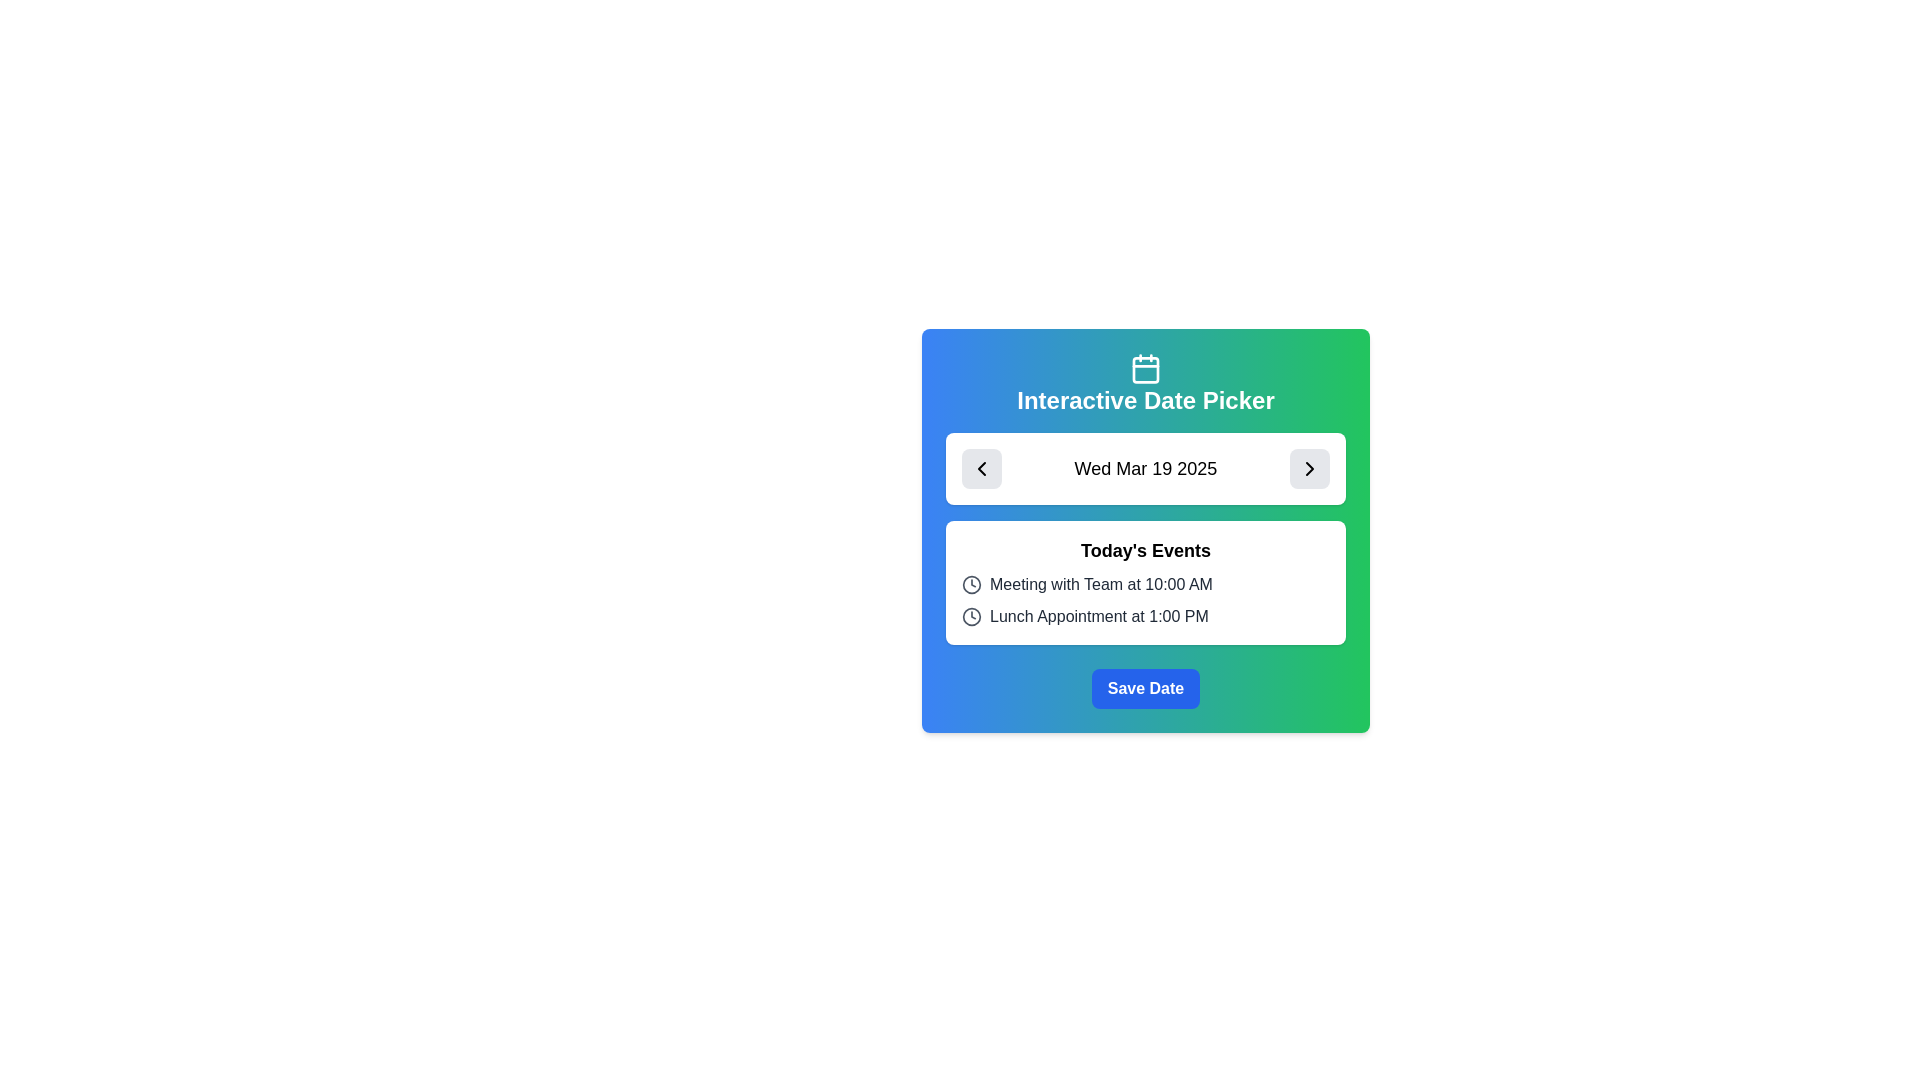  I want to click on the clock icon representing a calendar appointment located adjacent to the text 'Lunch Appointment at 1:00 PM', so click(971, 616).